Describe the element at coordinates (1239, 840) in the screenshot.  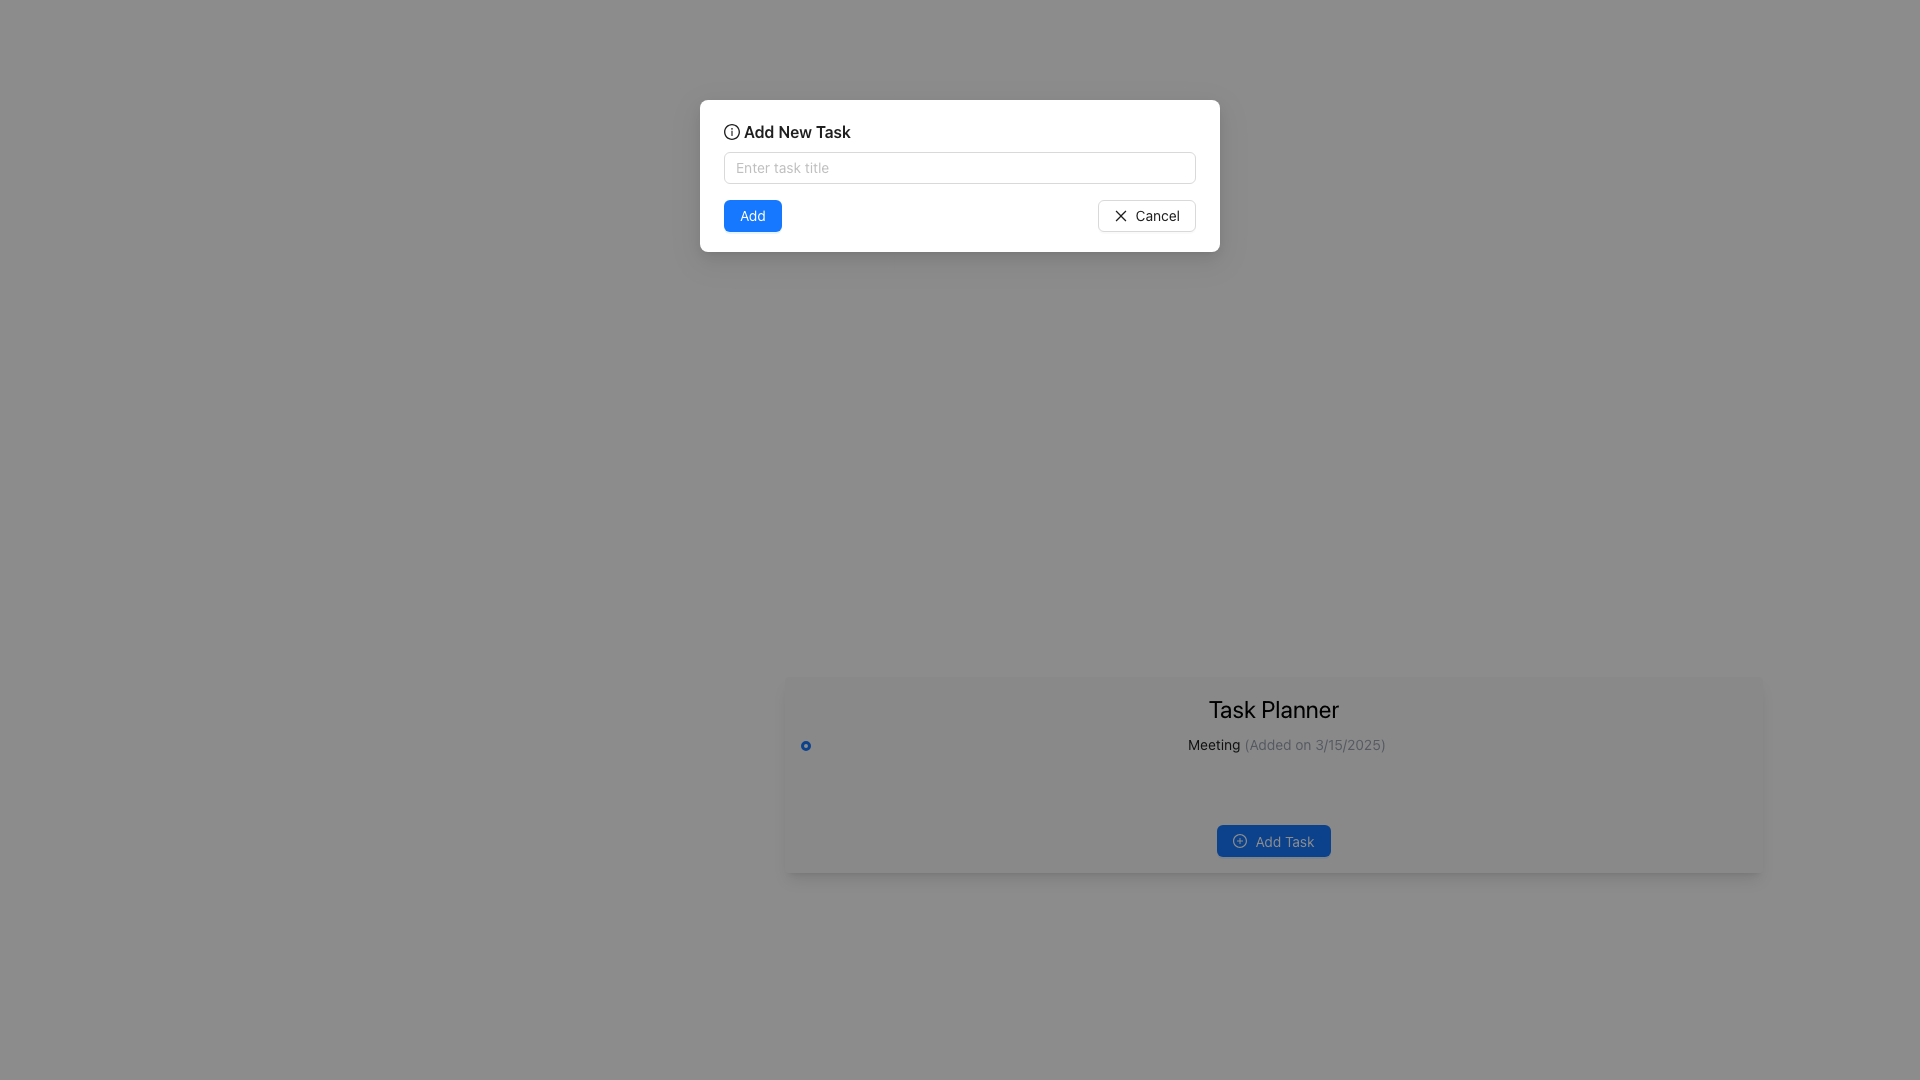
I see `the icon on the 'Add Task' button located at the bottom center of the 'Task Planner' panel` at that location.